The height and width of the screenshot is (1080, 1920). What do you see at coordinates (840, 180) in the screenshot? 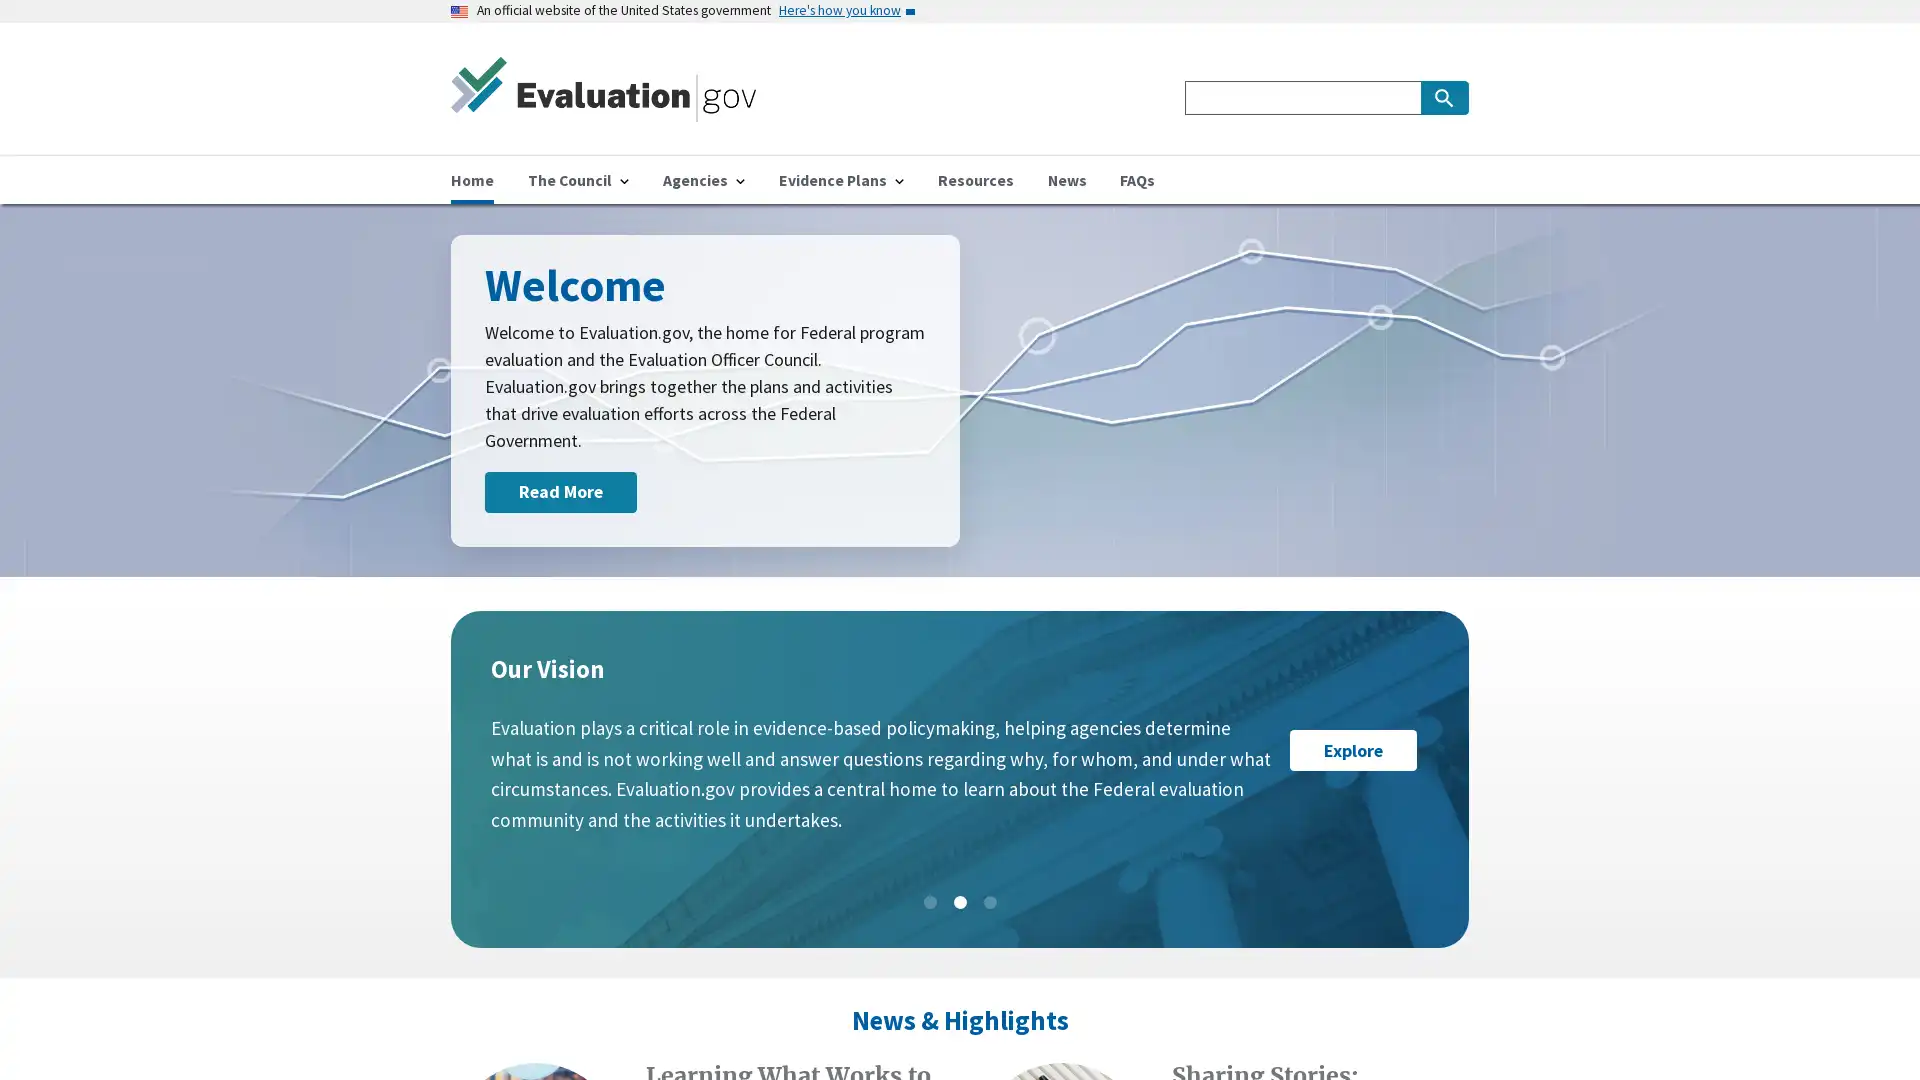
I see `Evidence Plans` at bounding box center [840, 180].